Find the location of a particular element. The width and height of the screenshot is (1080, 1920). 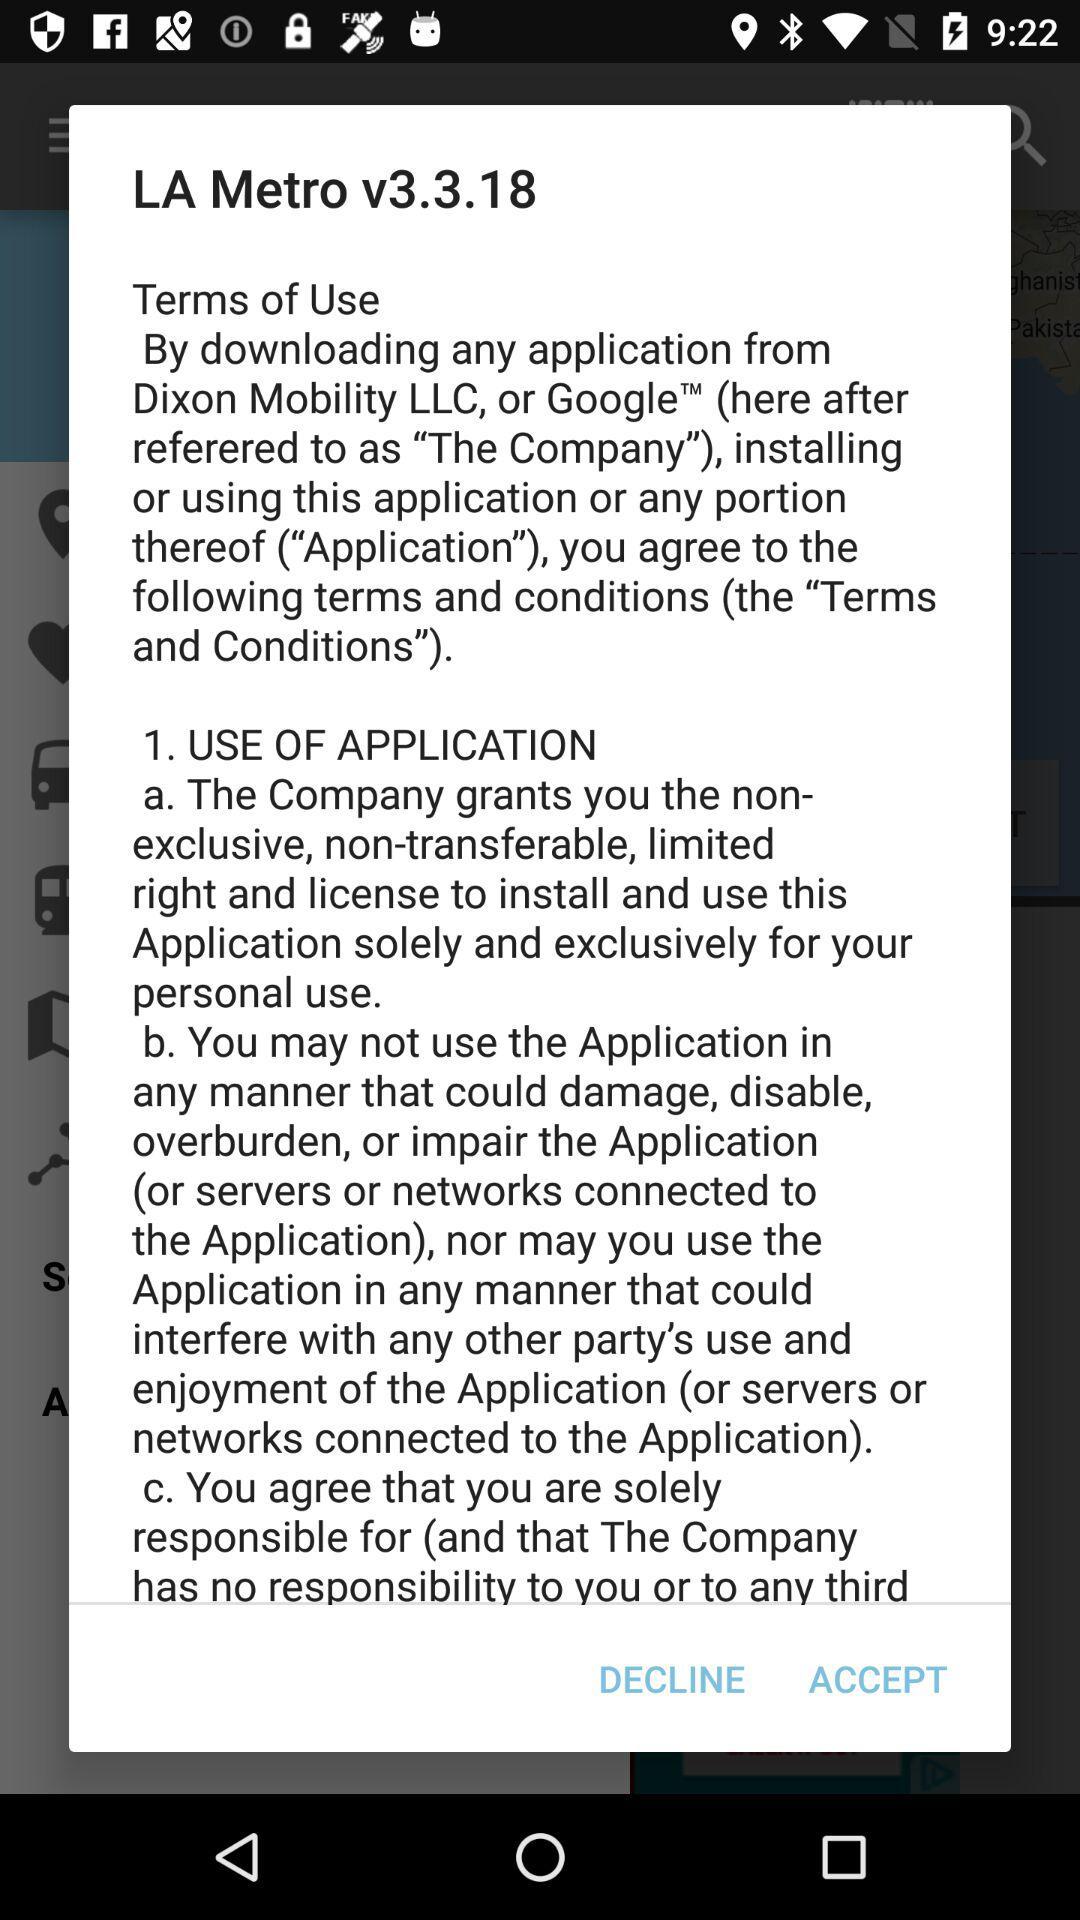

item to the left of accept is located at coordinates (671, 1678).